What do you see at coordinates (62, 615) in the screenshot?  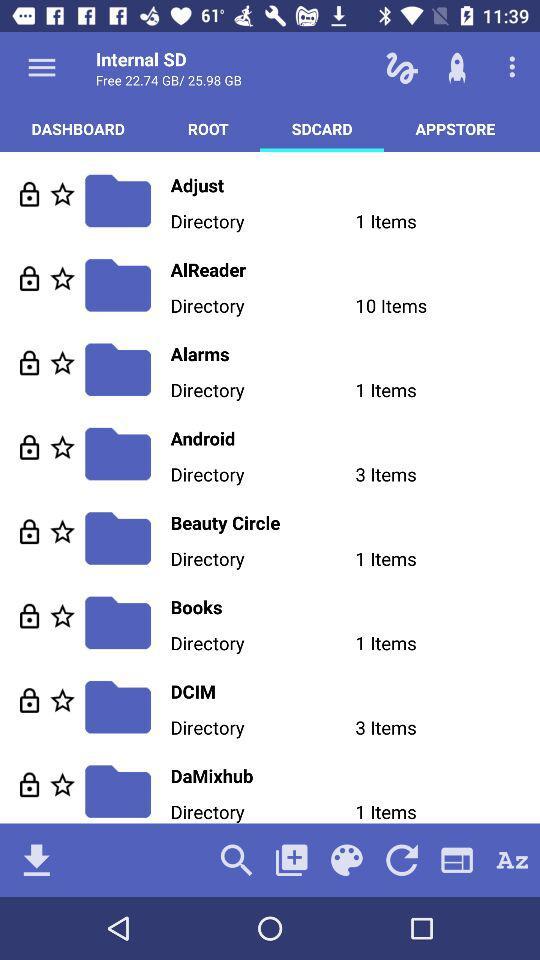 I see `favorite` at bounding box center [62, 615].